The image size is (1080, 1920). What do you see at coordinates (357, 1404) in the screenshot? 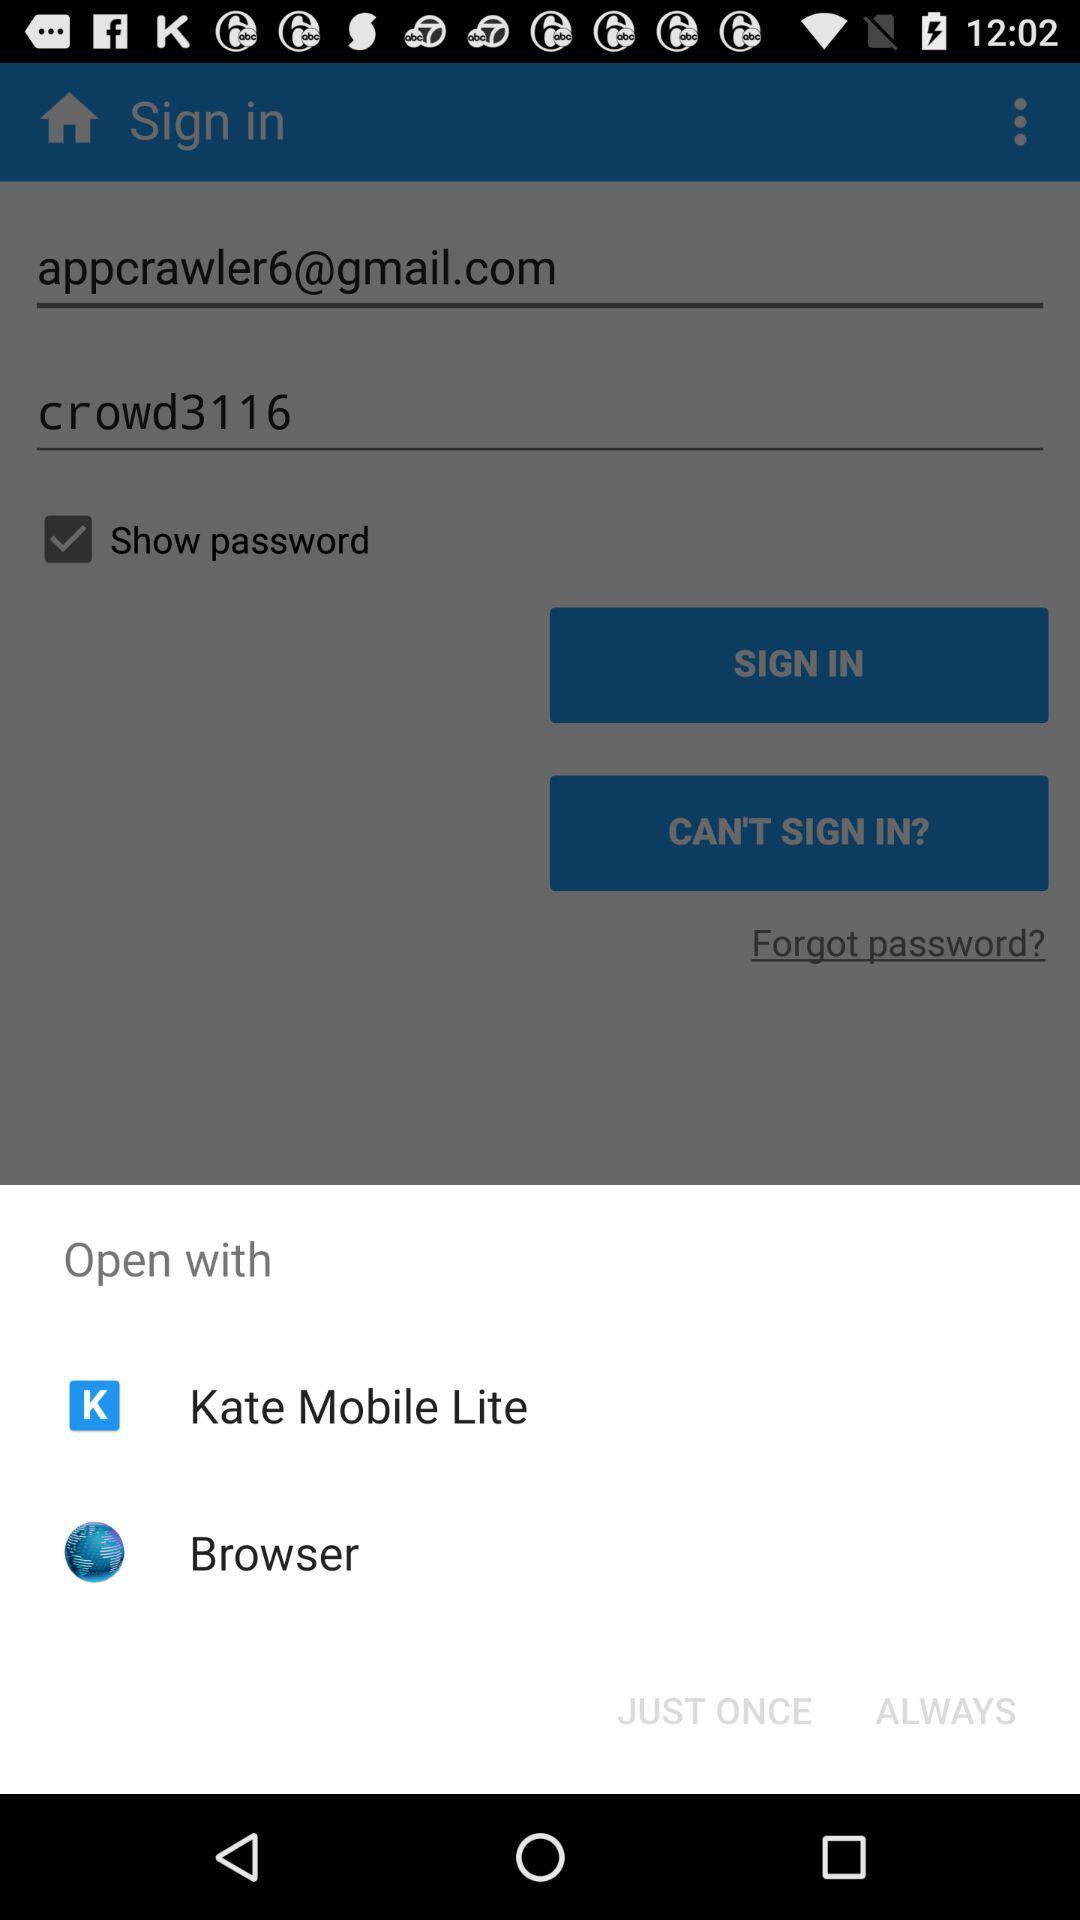
I see `kate mobile lite item` at bounding box center [357, 1404].